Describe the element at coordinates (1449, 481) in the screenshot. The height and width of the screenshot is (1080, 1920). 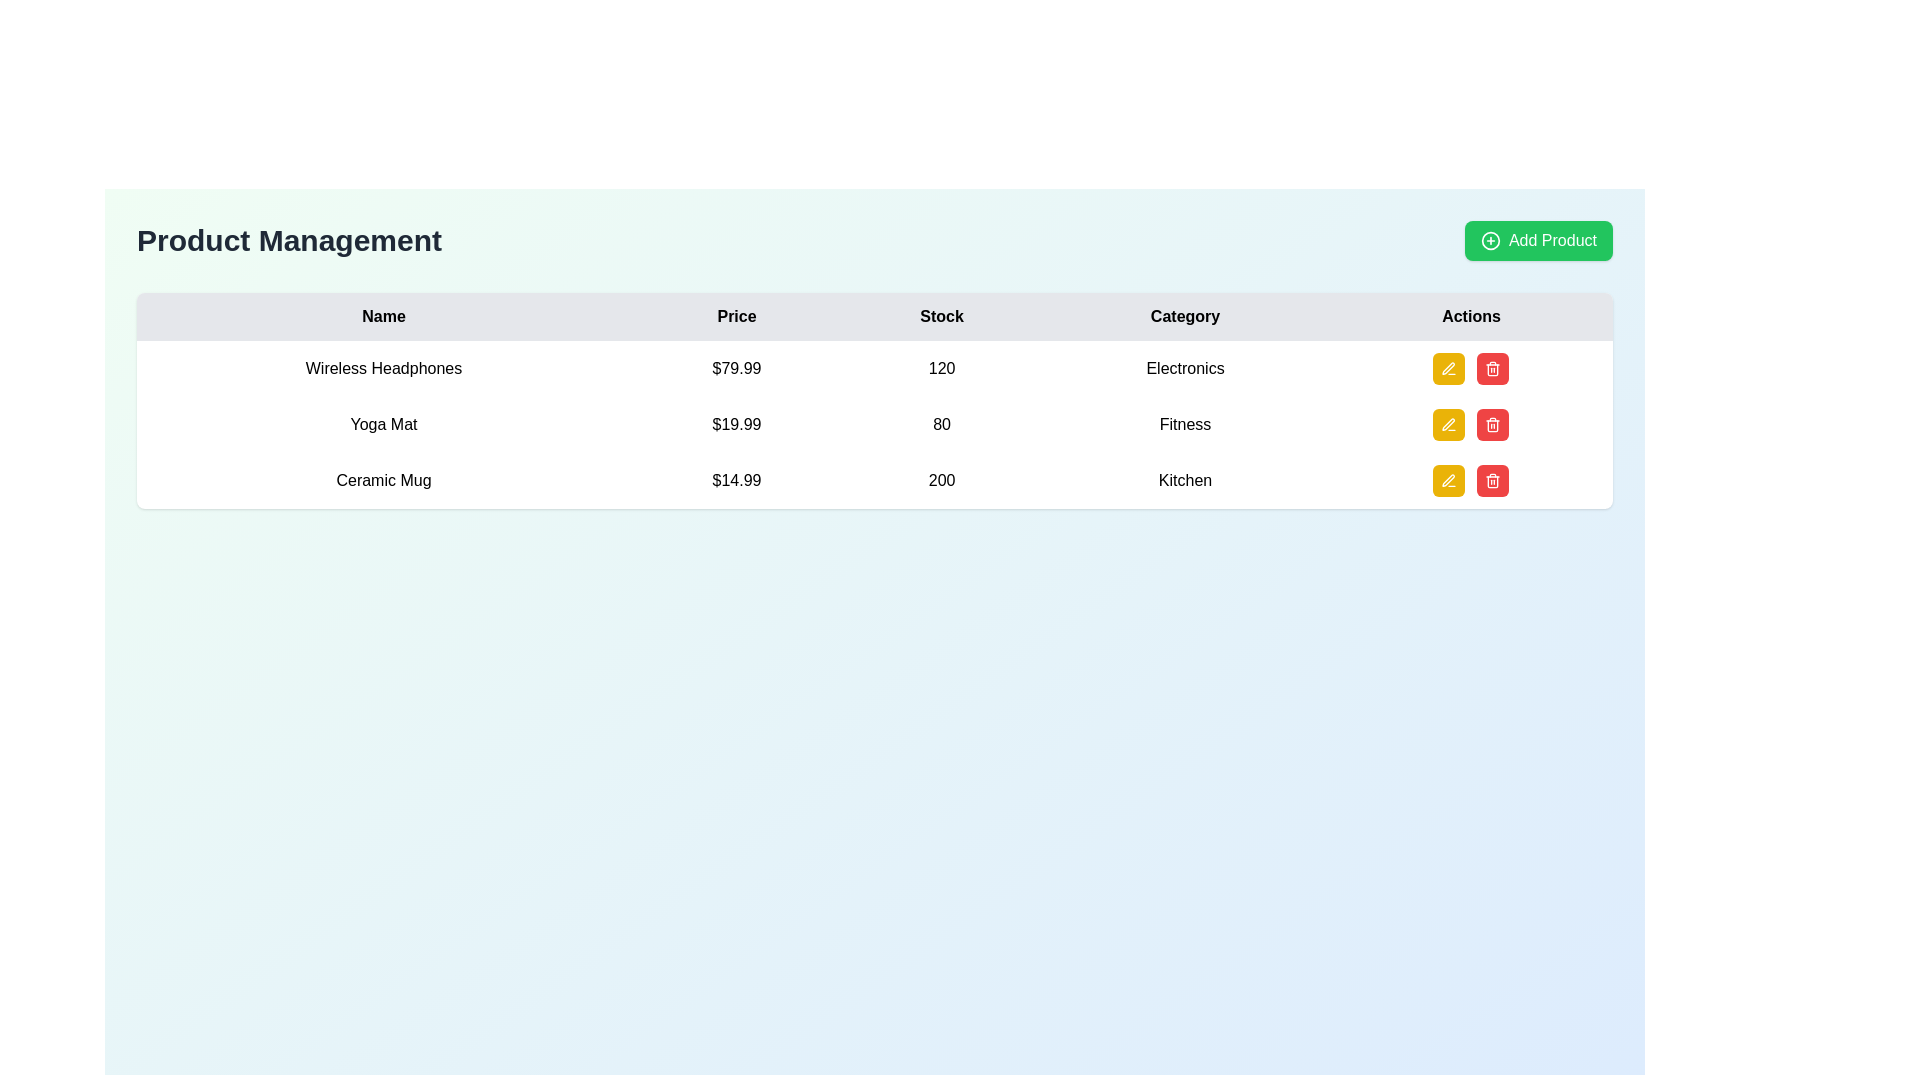
I see `the small yellow button with a pen icon in the 'Actions' column of the 'Ceramic Mug' row` at that location.